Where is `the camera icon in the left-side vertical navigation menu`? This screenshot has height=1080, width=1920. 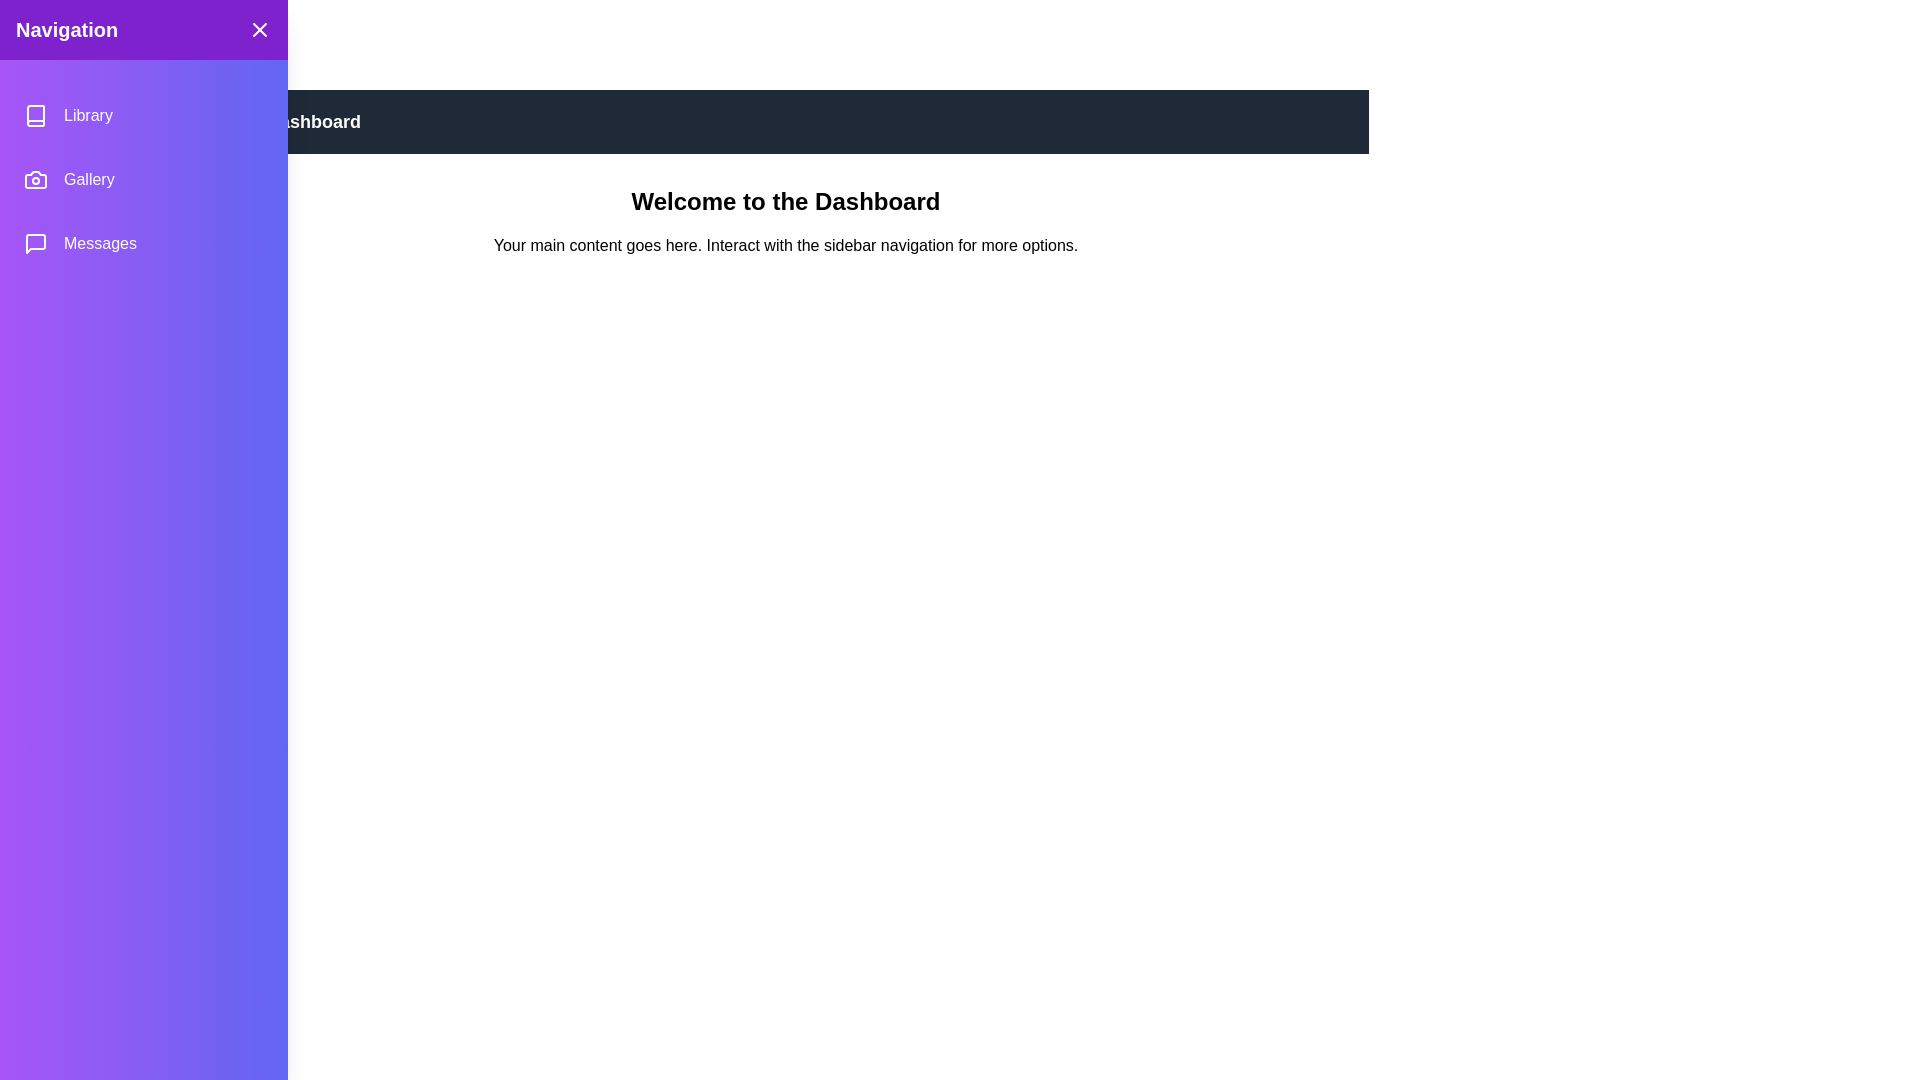
the camera icon in the left-side vertical navigation menu is located at coordinates (35, 180).